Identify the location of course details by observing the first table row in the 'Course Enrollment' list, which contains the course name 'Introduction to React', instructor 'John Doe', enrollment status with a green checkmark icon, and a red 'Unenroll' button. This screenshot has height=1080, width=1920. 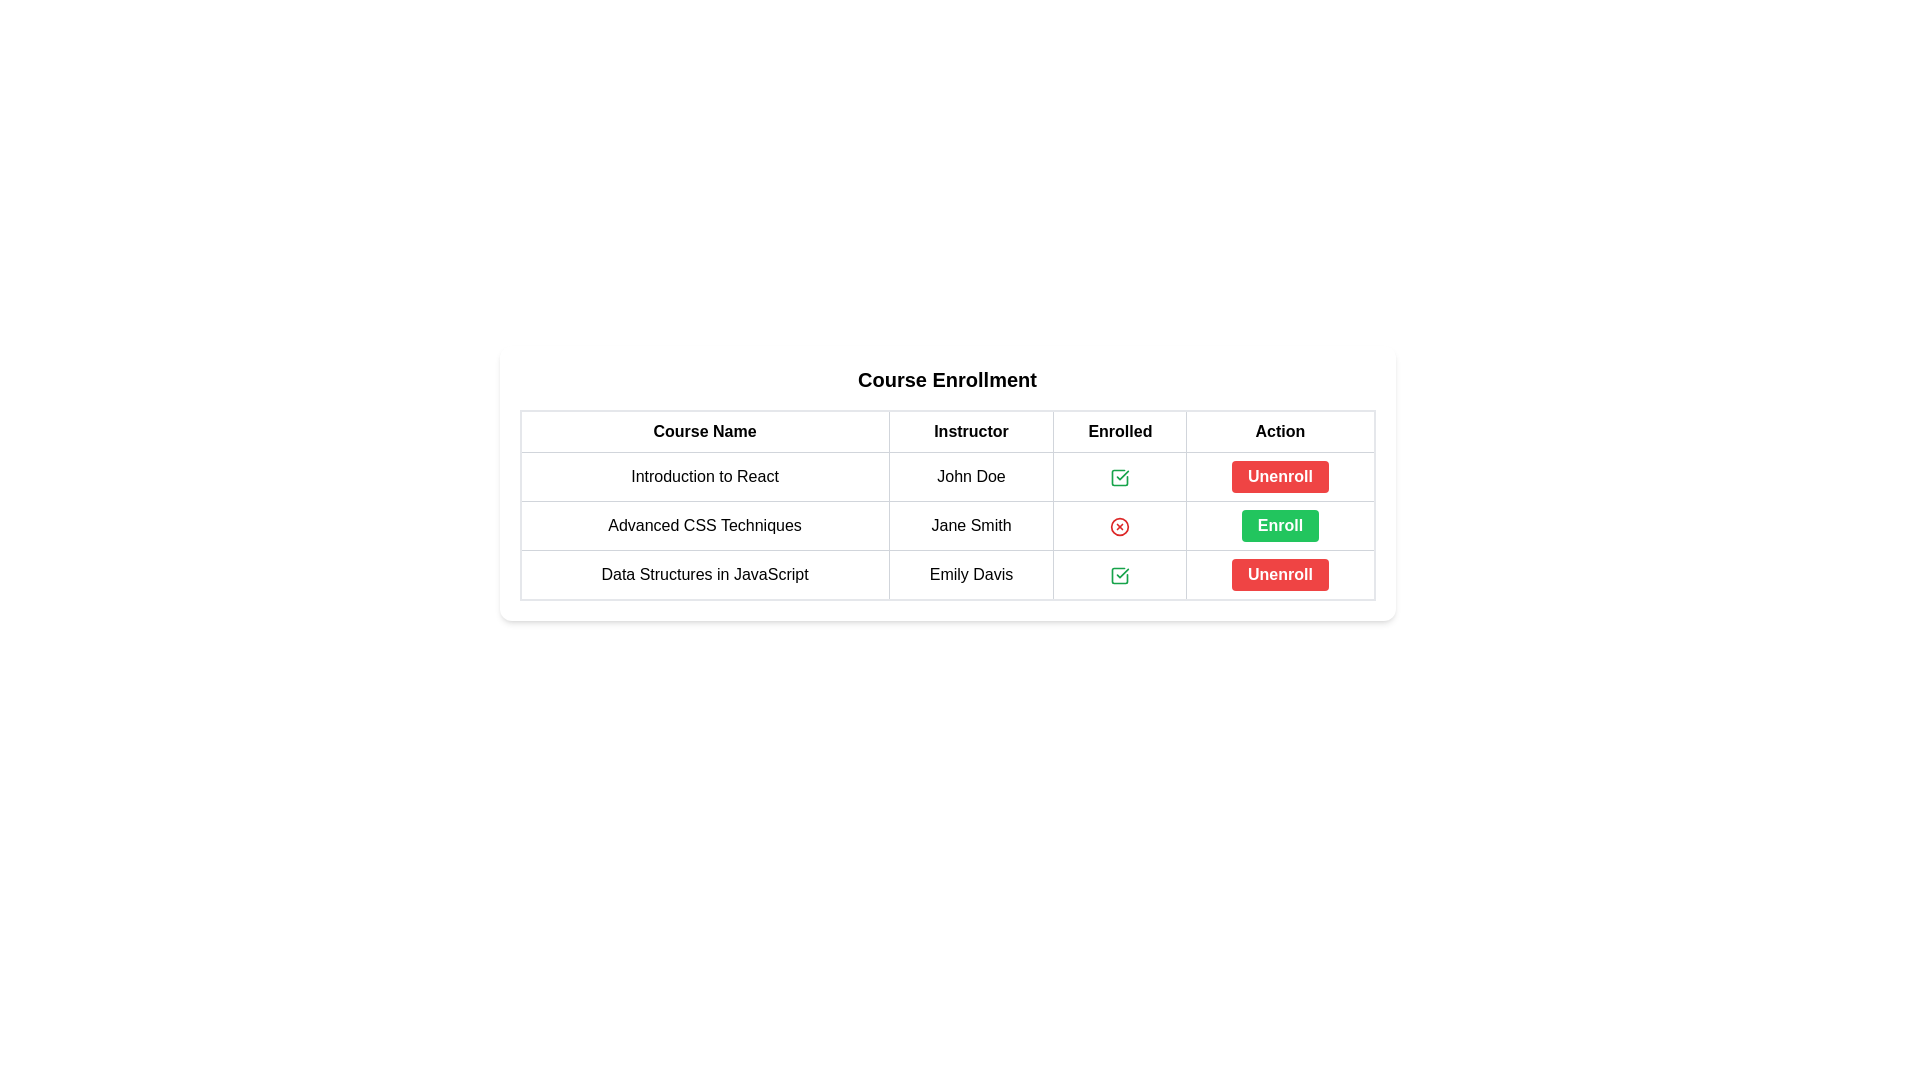
(946, 477).